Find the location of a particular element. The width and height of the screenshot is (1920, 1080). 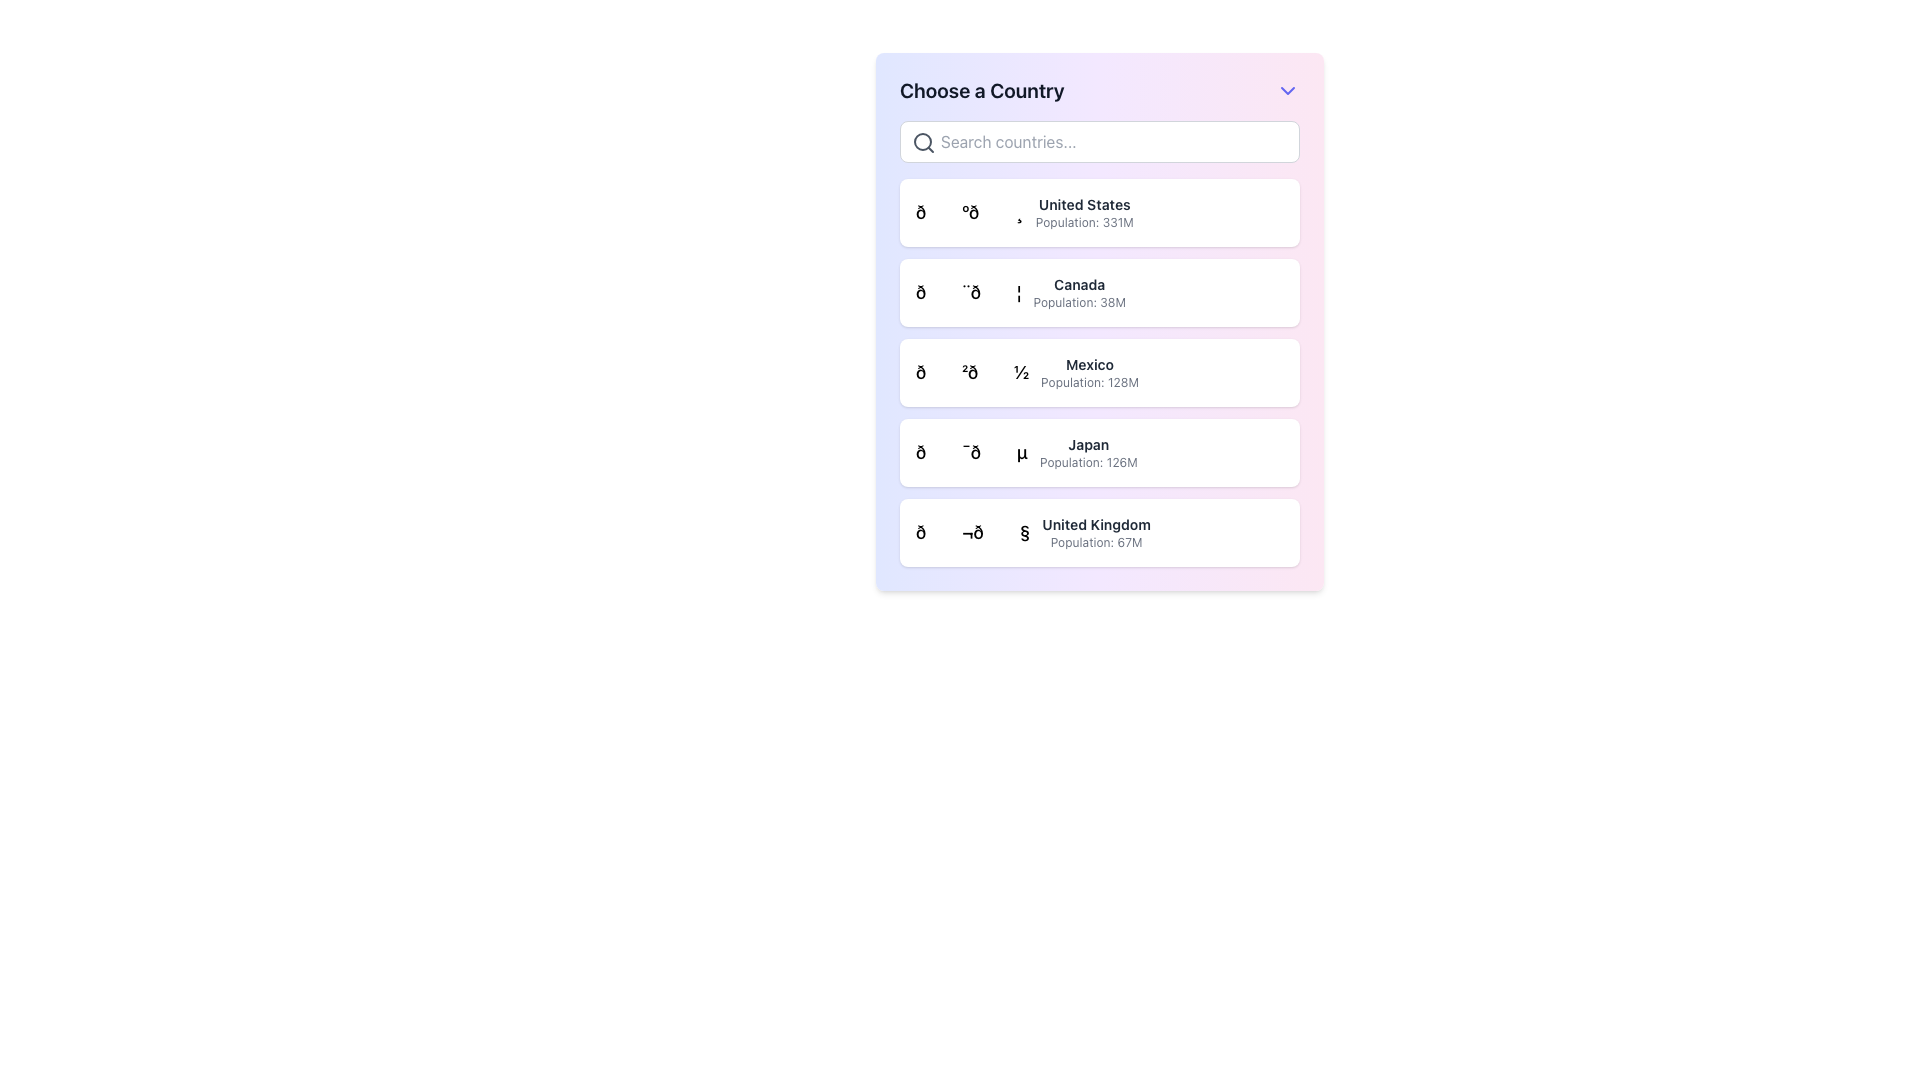

the fifth list item representing 'United Kingdom' which includes a flag emoji and population details is located at coordinates (1033, 531).